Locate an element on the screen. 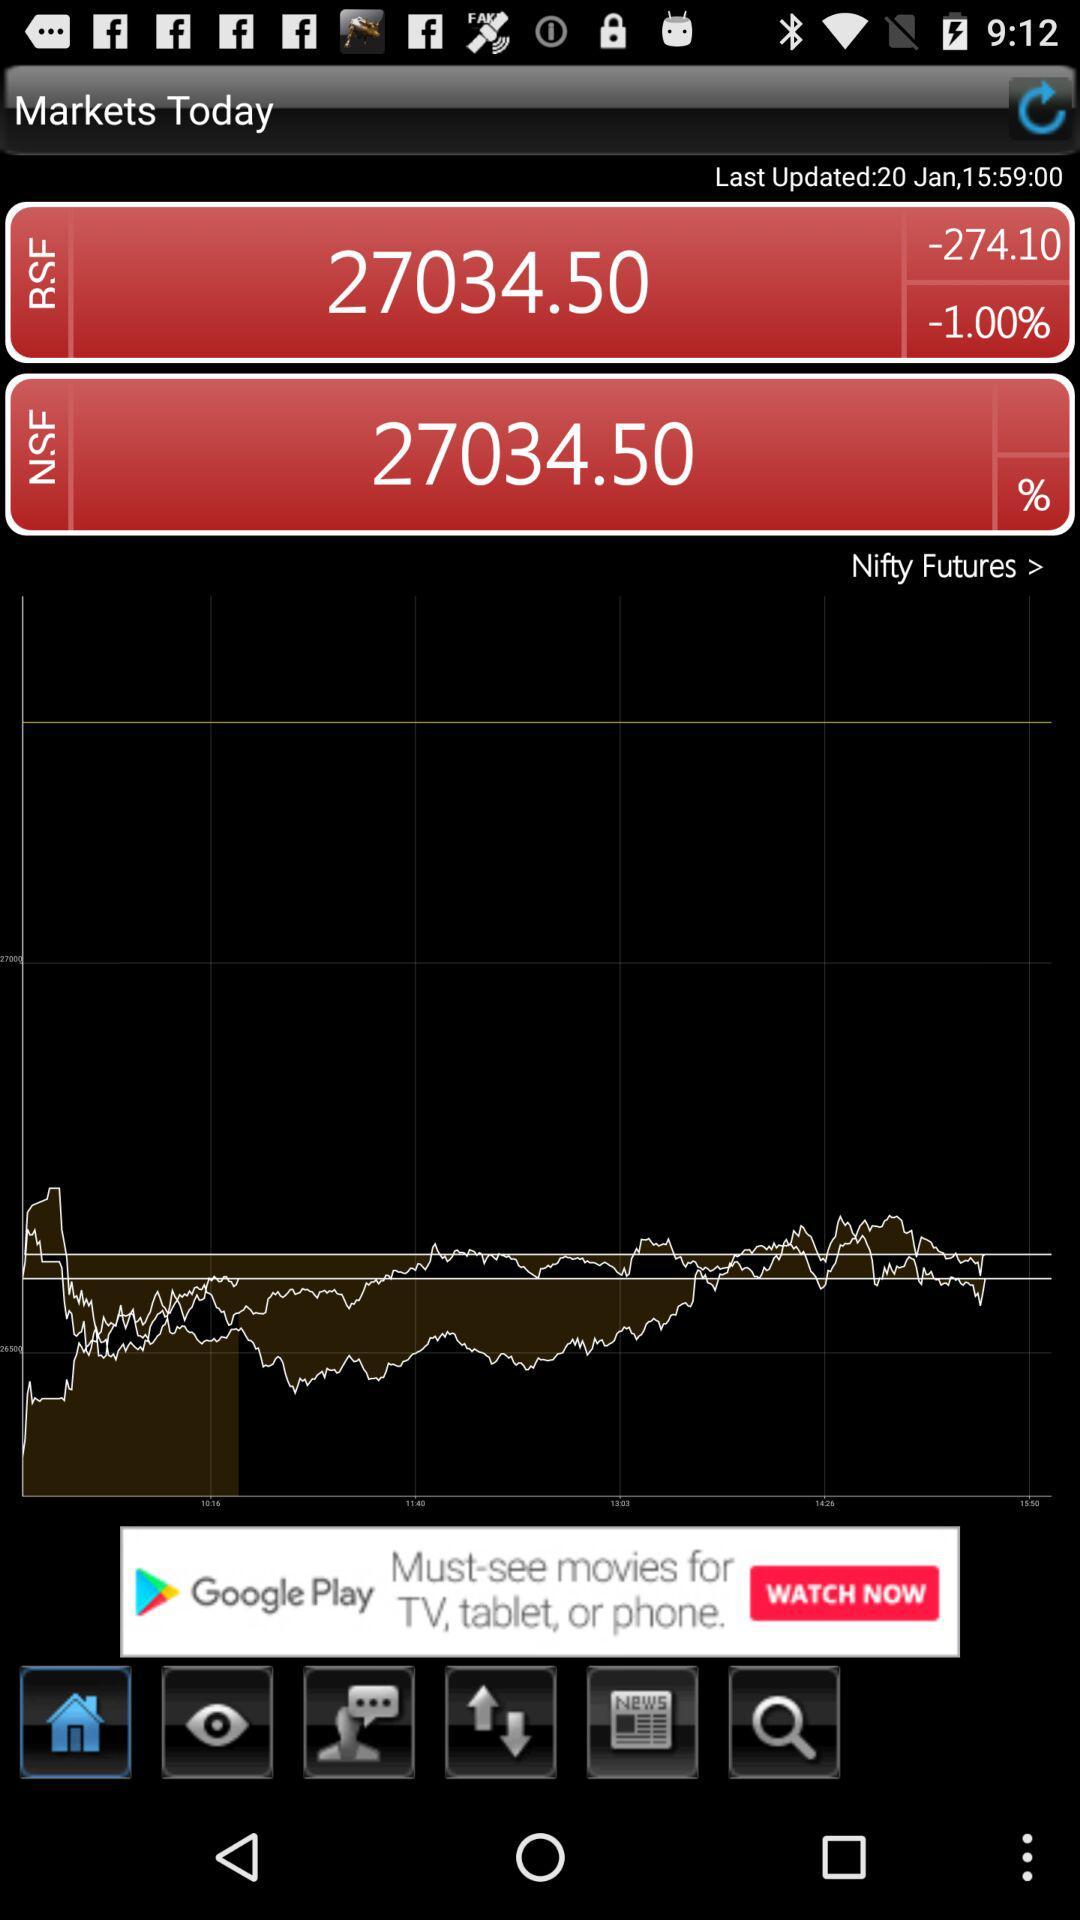  refresh data is located at coordinates (1039, 107).